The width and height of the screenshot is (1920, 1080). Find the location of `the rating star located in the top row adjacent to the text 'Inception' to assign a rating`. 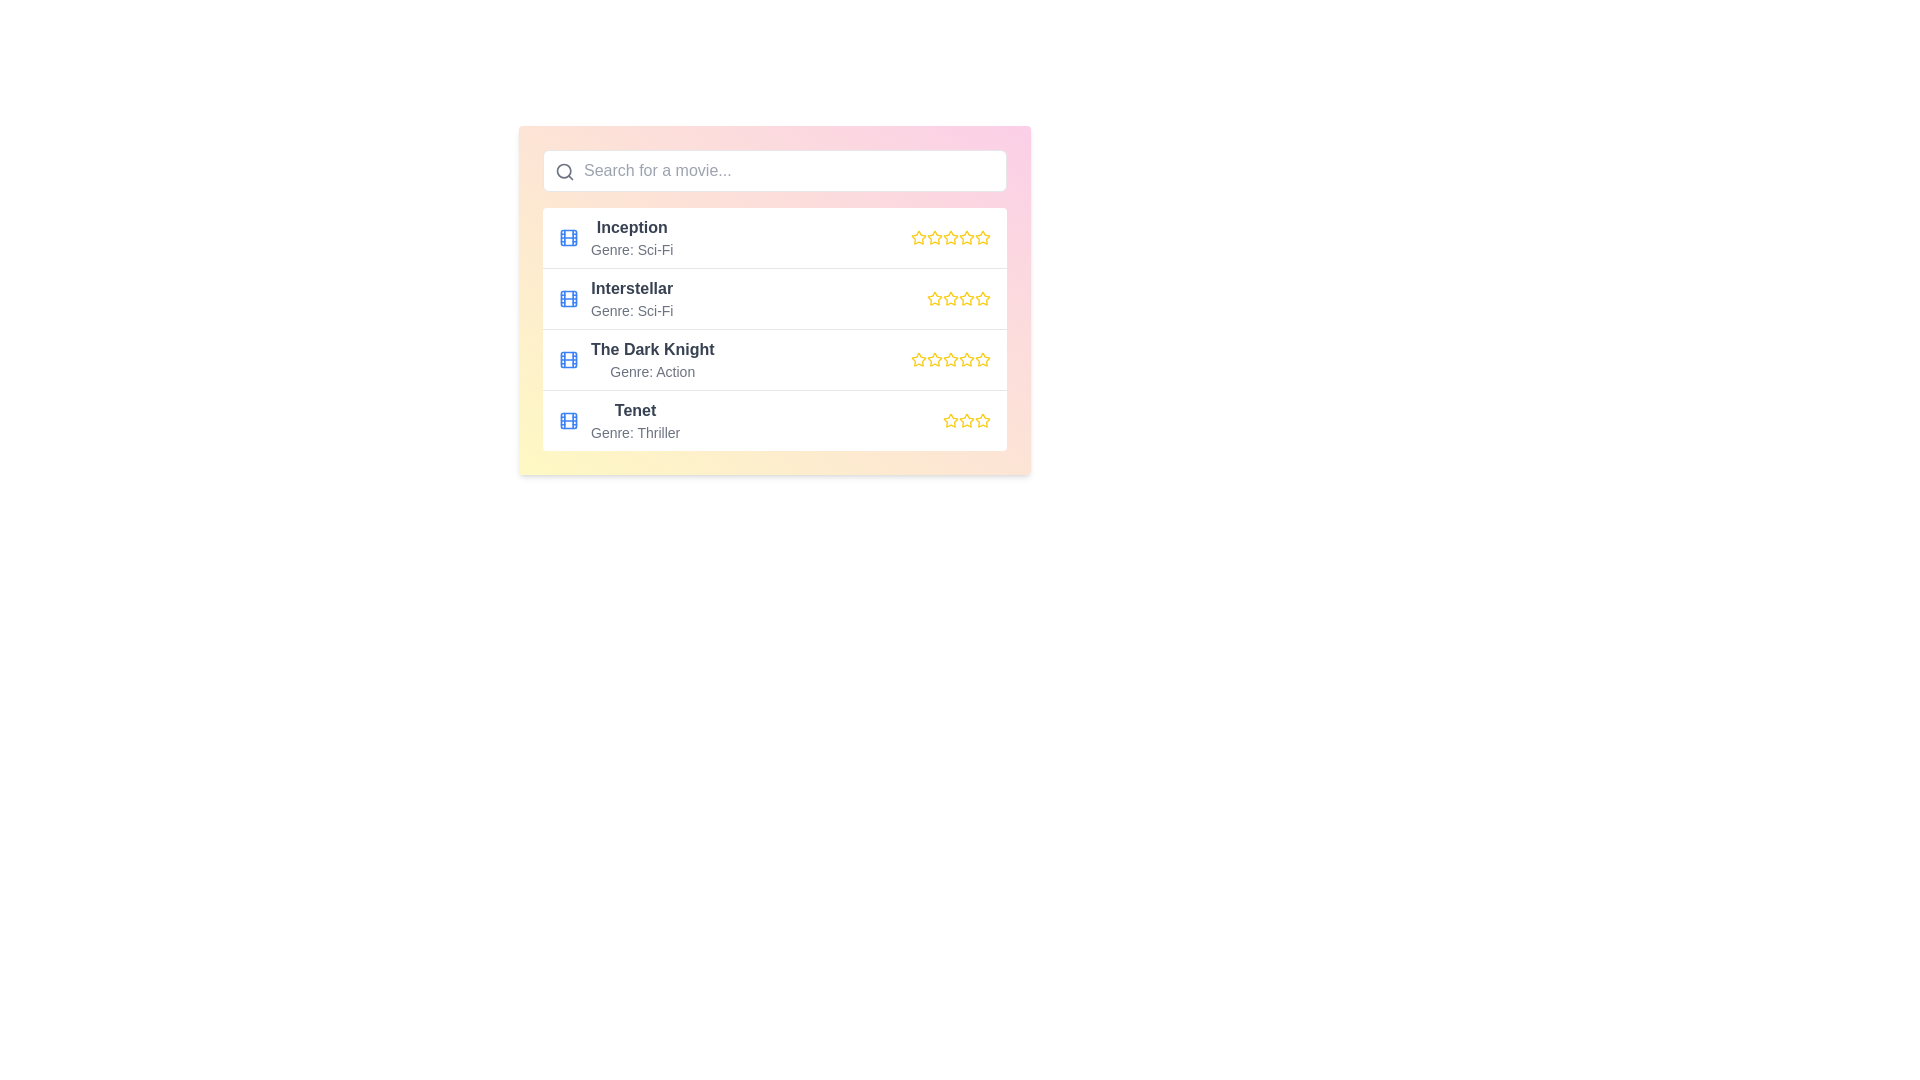

the rating star located in the top row adjacent to the text 'Inception' to assign a rating is located at coordinates (916, 235).